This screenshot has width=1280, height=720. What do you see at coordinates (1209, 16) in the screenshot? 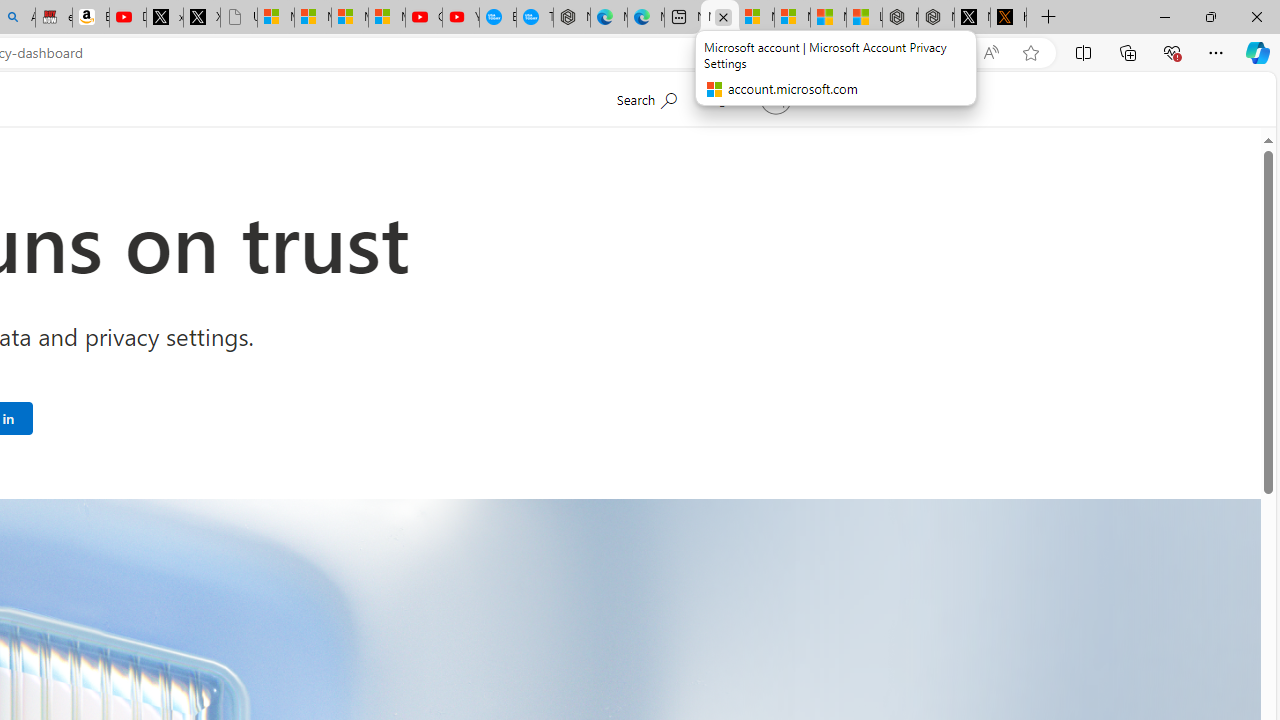
I see `'Restore'` at bounding box center [1209, 16].